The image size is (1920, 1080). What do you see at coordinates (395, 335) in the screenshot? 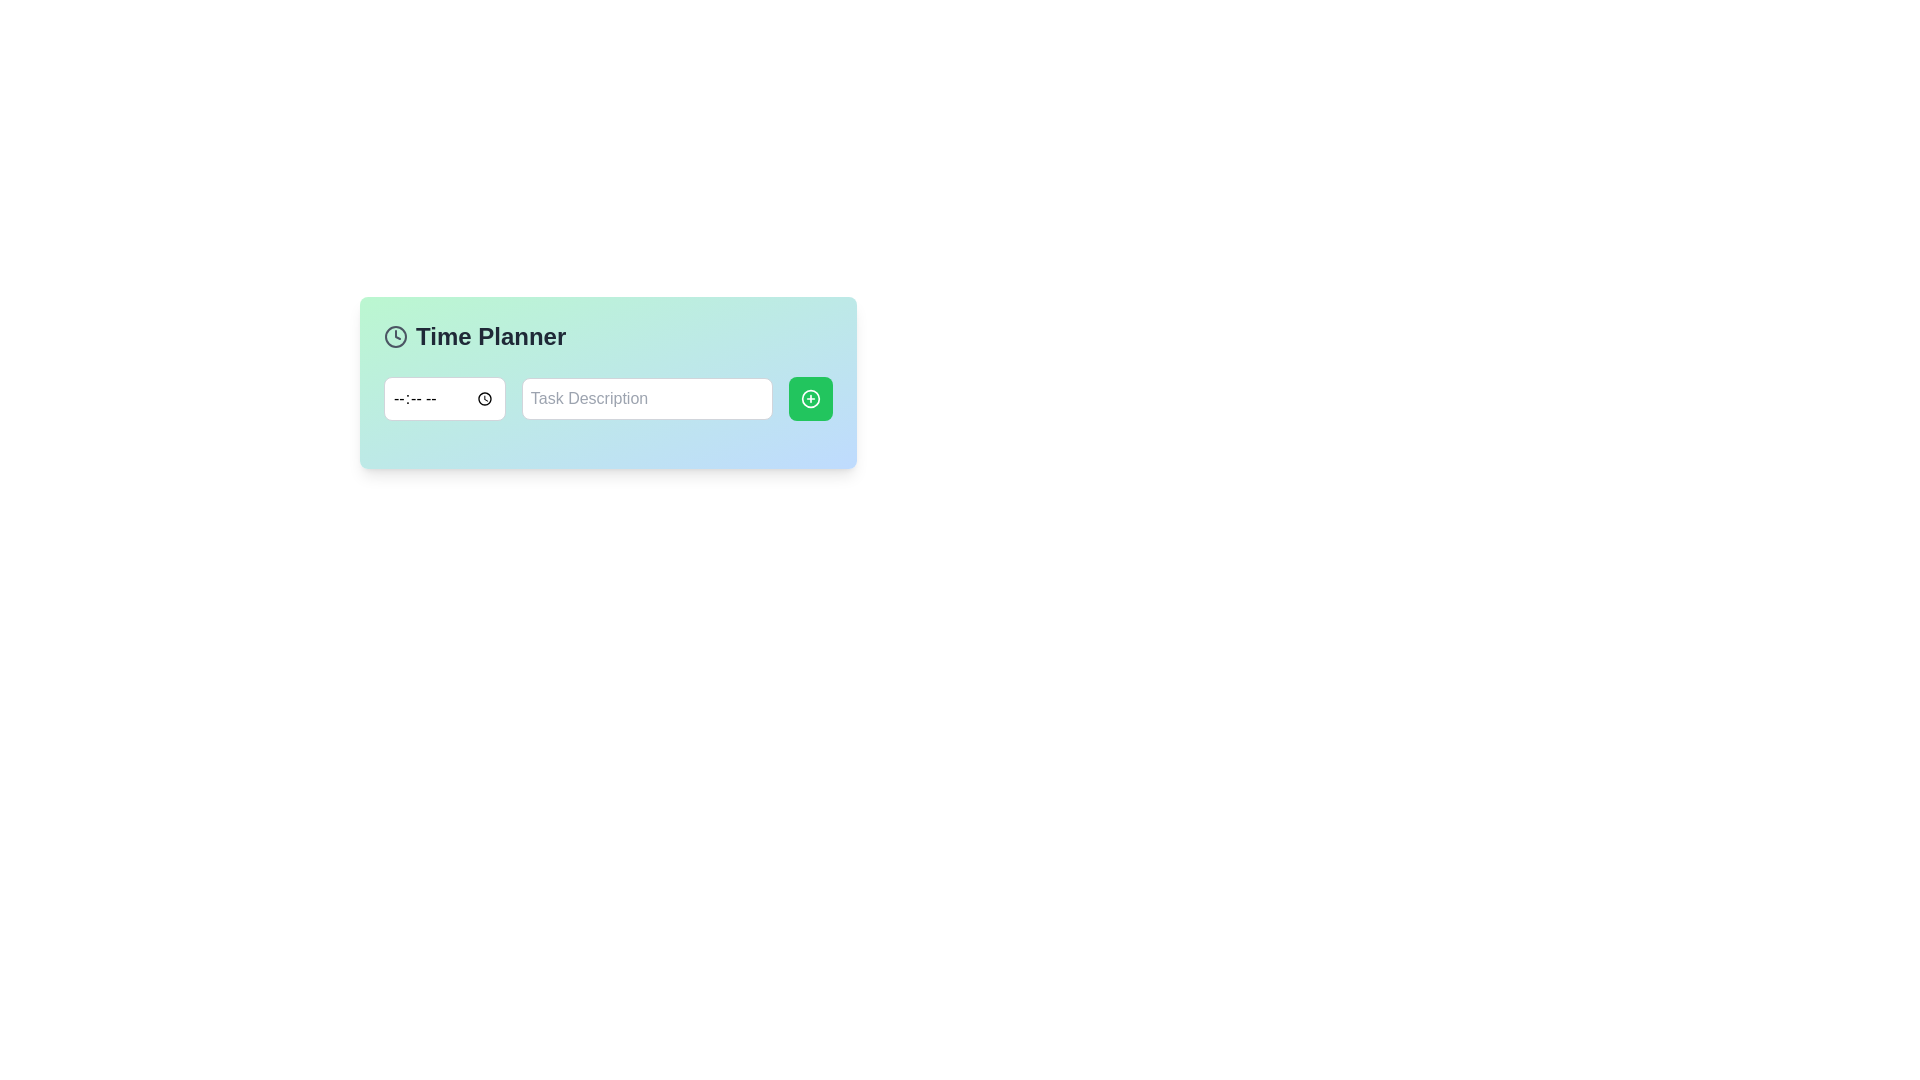
I see `the time-related icon located in the upper-left corner of the 'Time Planner' section by moving the cursor to it` at bounding box center [395, 335].